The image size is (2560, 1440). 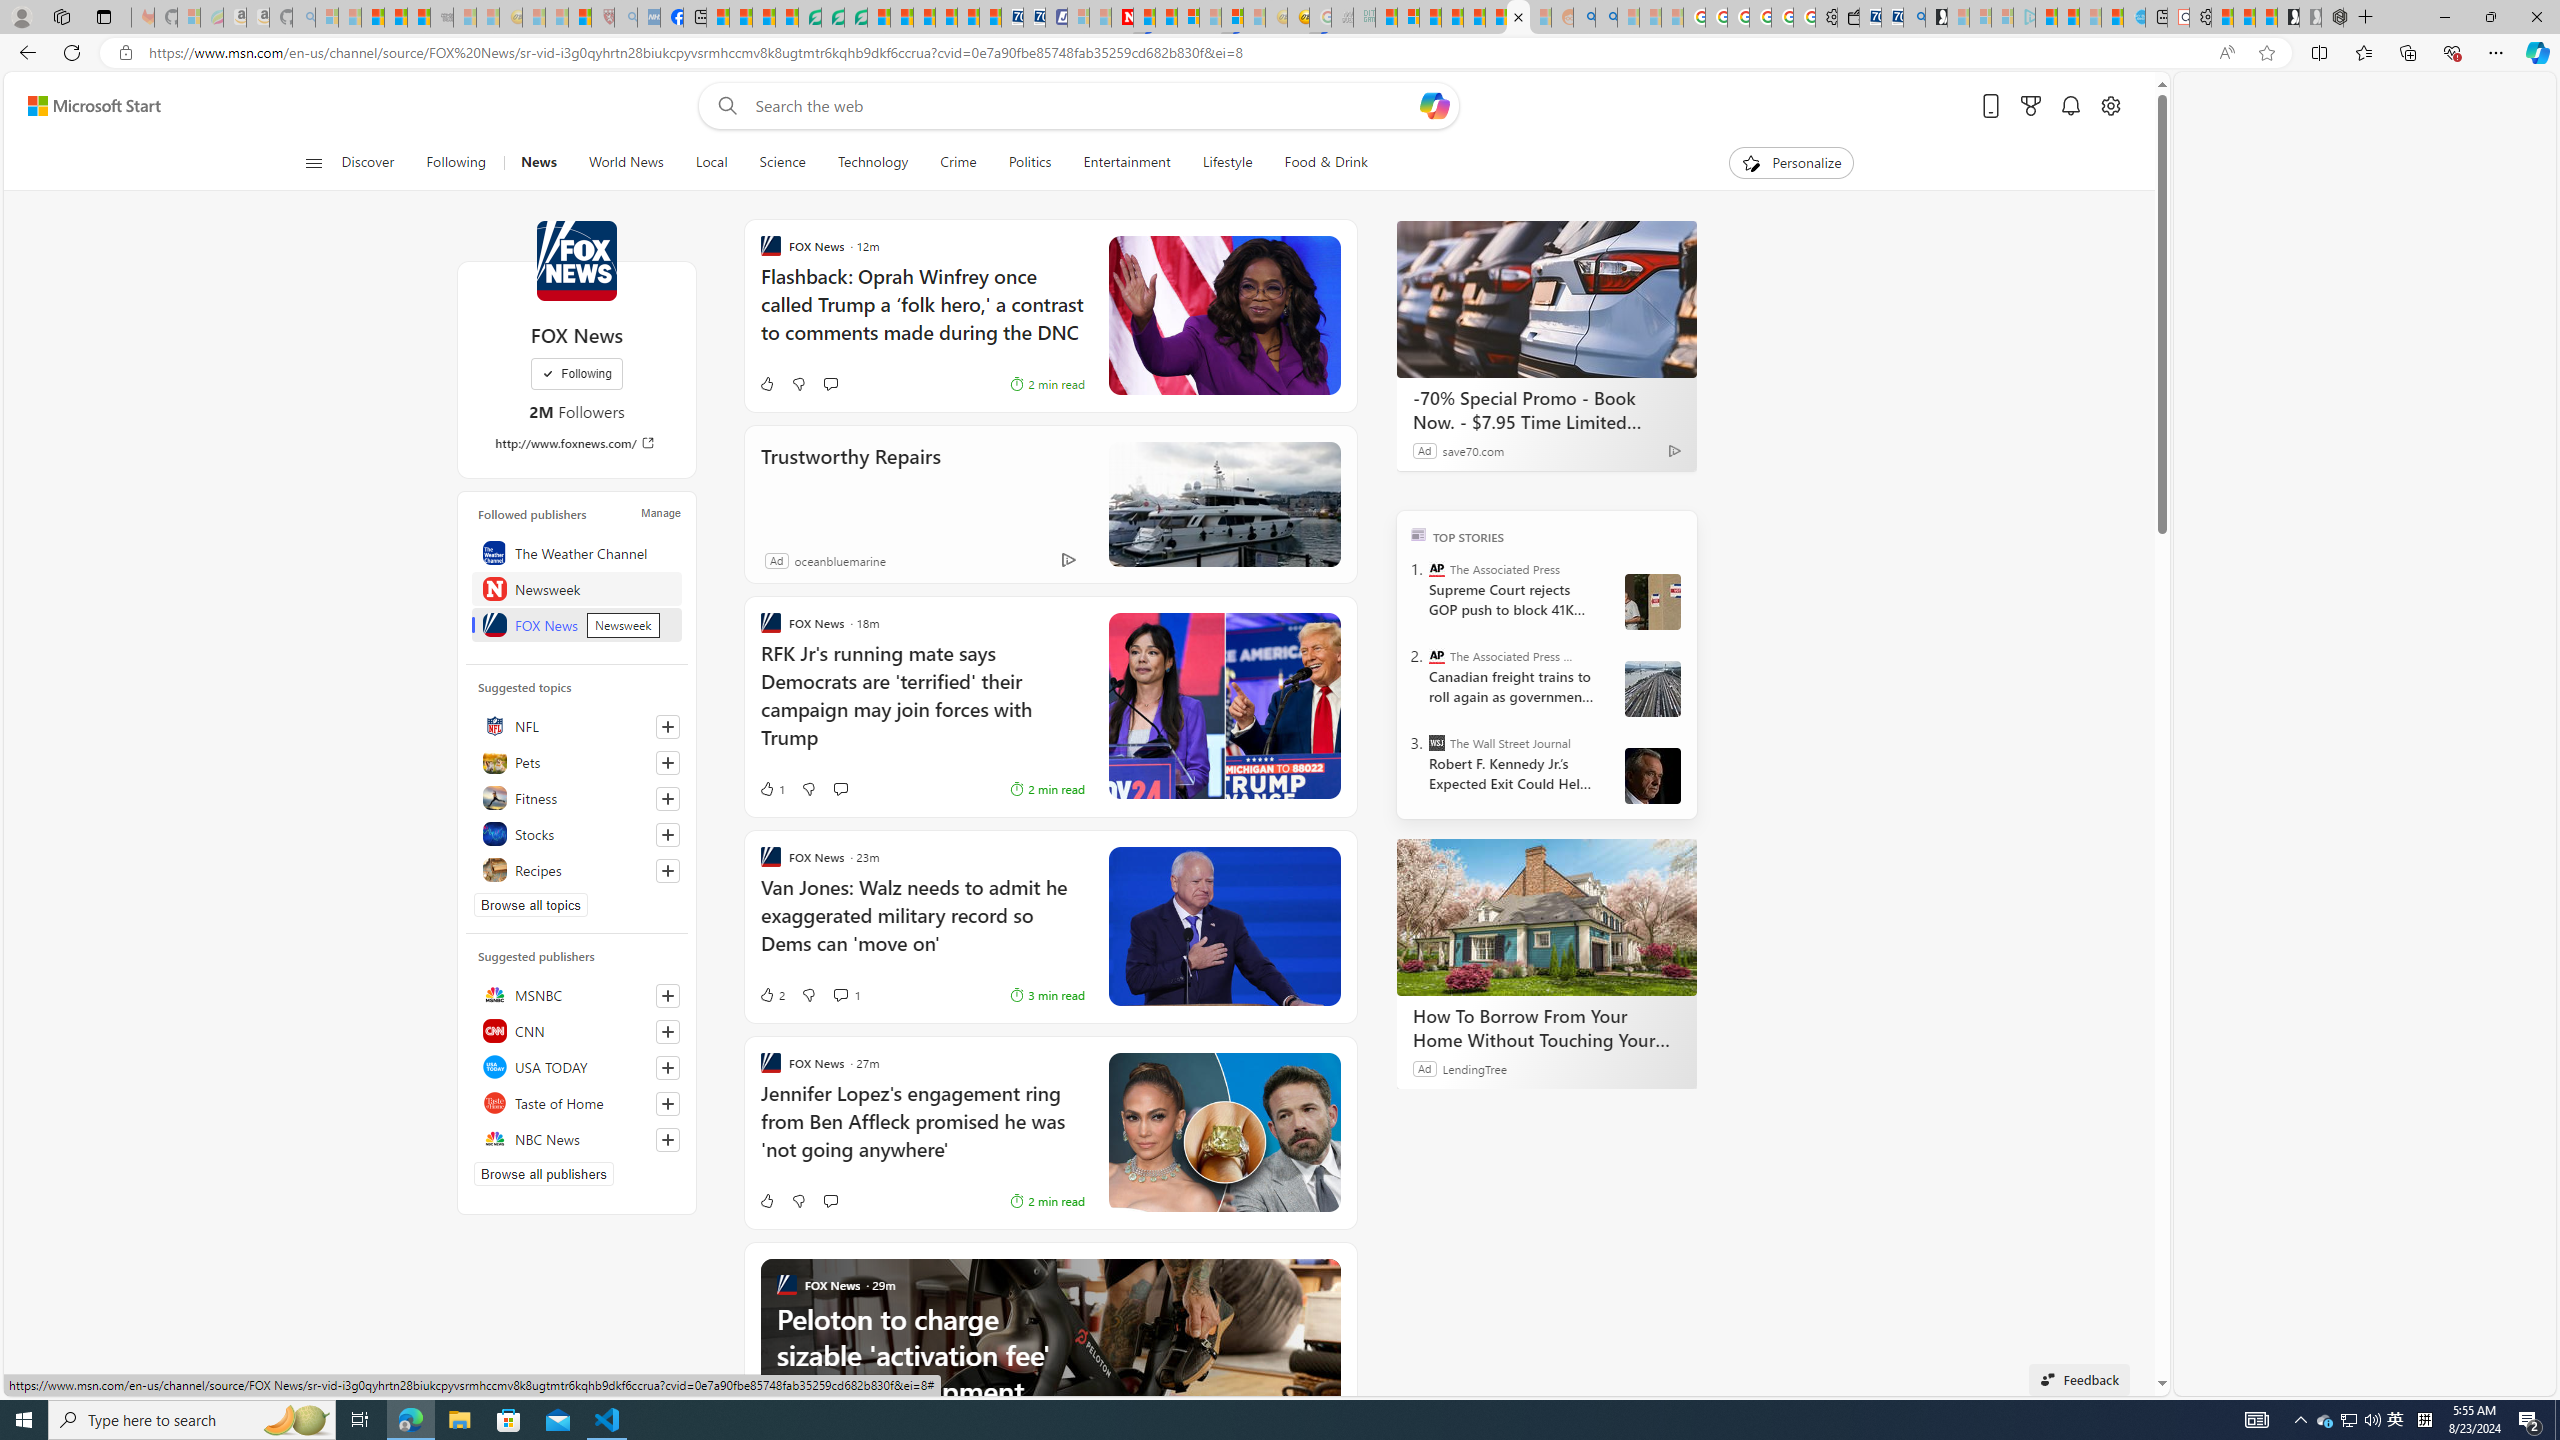 I want to click on 'The Weather Channel', so click(x=575, y=551).